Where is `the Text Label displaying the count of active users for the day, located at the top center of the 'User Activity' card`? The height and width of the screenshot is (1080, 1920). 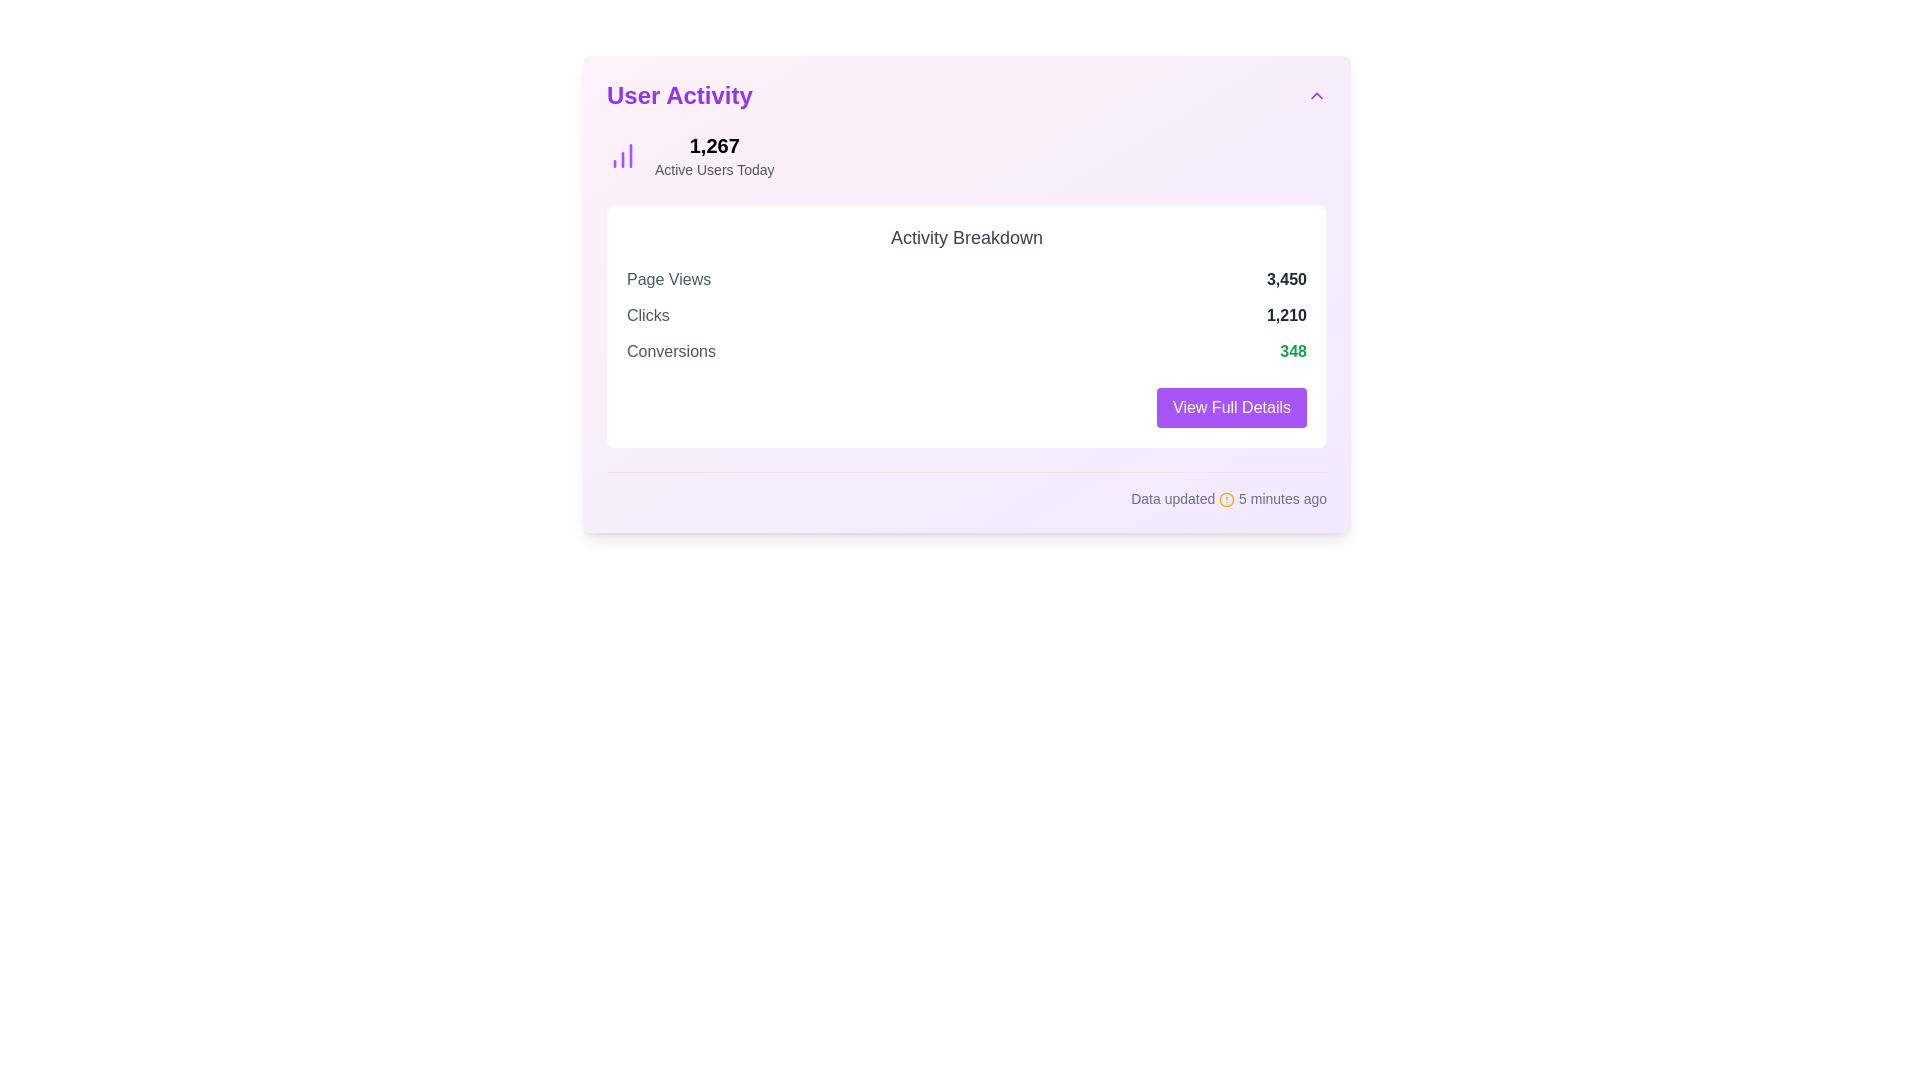 the Text Label displaying the count of active users for the day, located at the top center of the 'User Activity' card is located at coordinates (714, 145).